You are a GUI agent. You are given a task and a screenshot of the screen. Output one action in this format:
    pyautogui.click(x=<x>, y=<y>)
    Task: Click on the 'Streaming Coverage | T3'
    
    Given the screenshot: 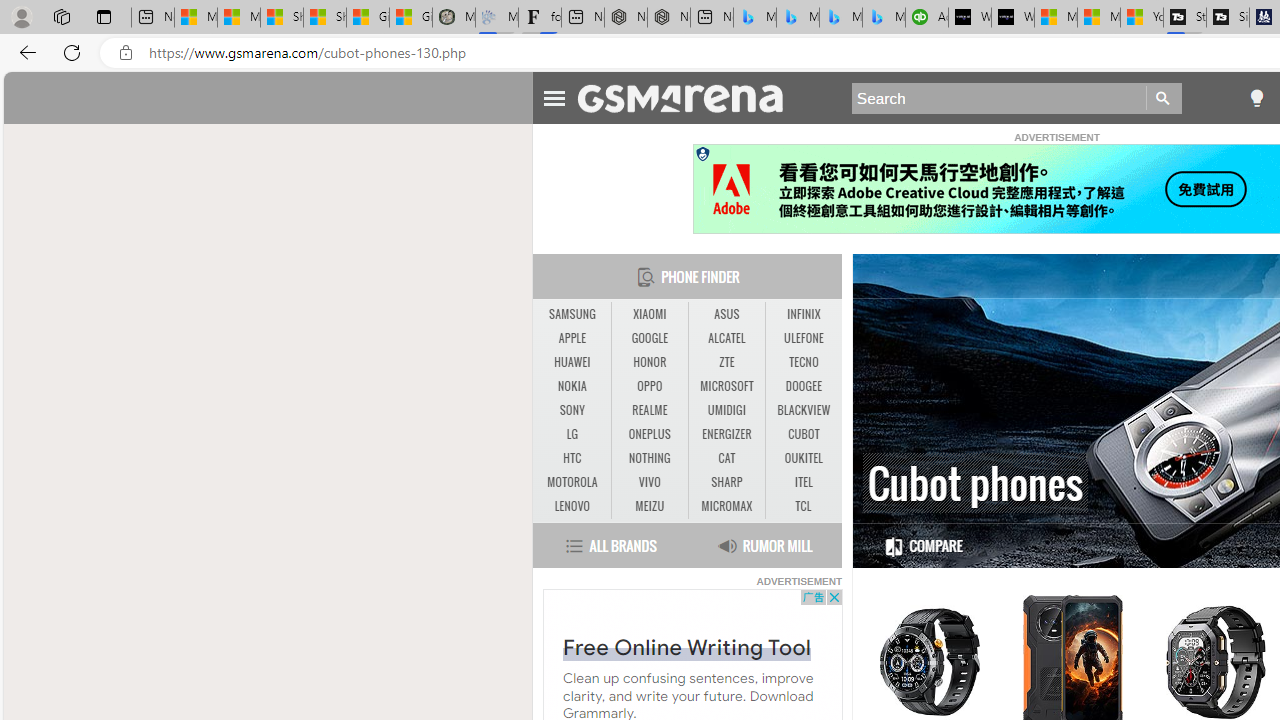 What is the action you would take?
    pyautogui.click(x=1184, y=17)
    